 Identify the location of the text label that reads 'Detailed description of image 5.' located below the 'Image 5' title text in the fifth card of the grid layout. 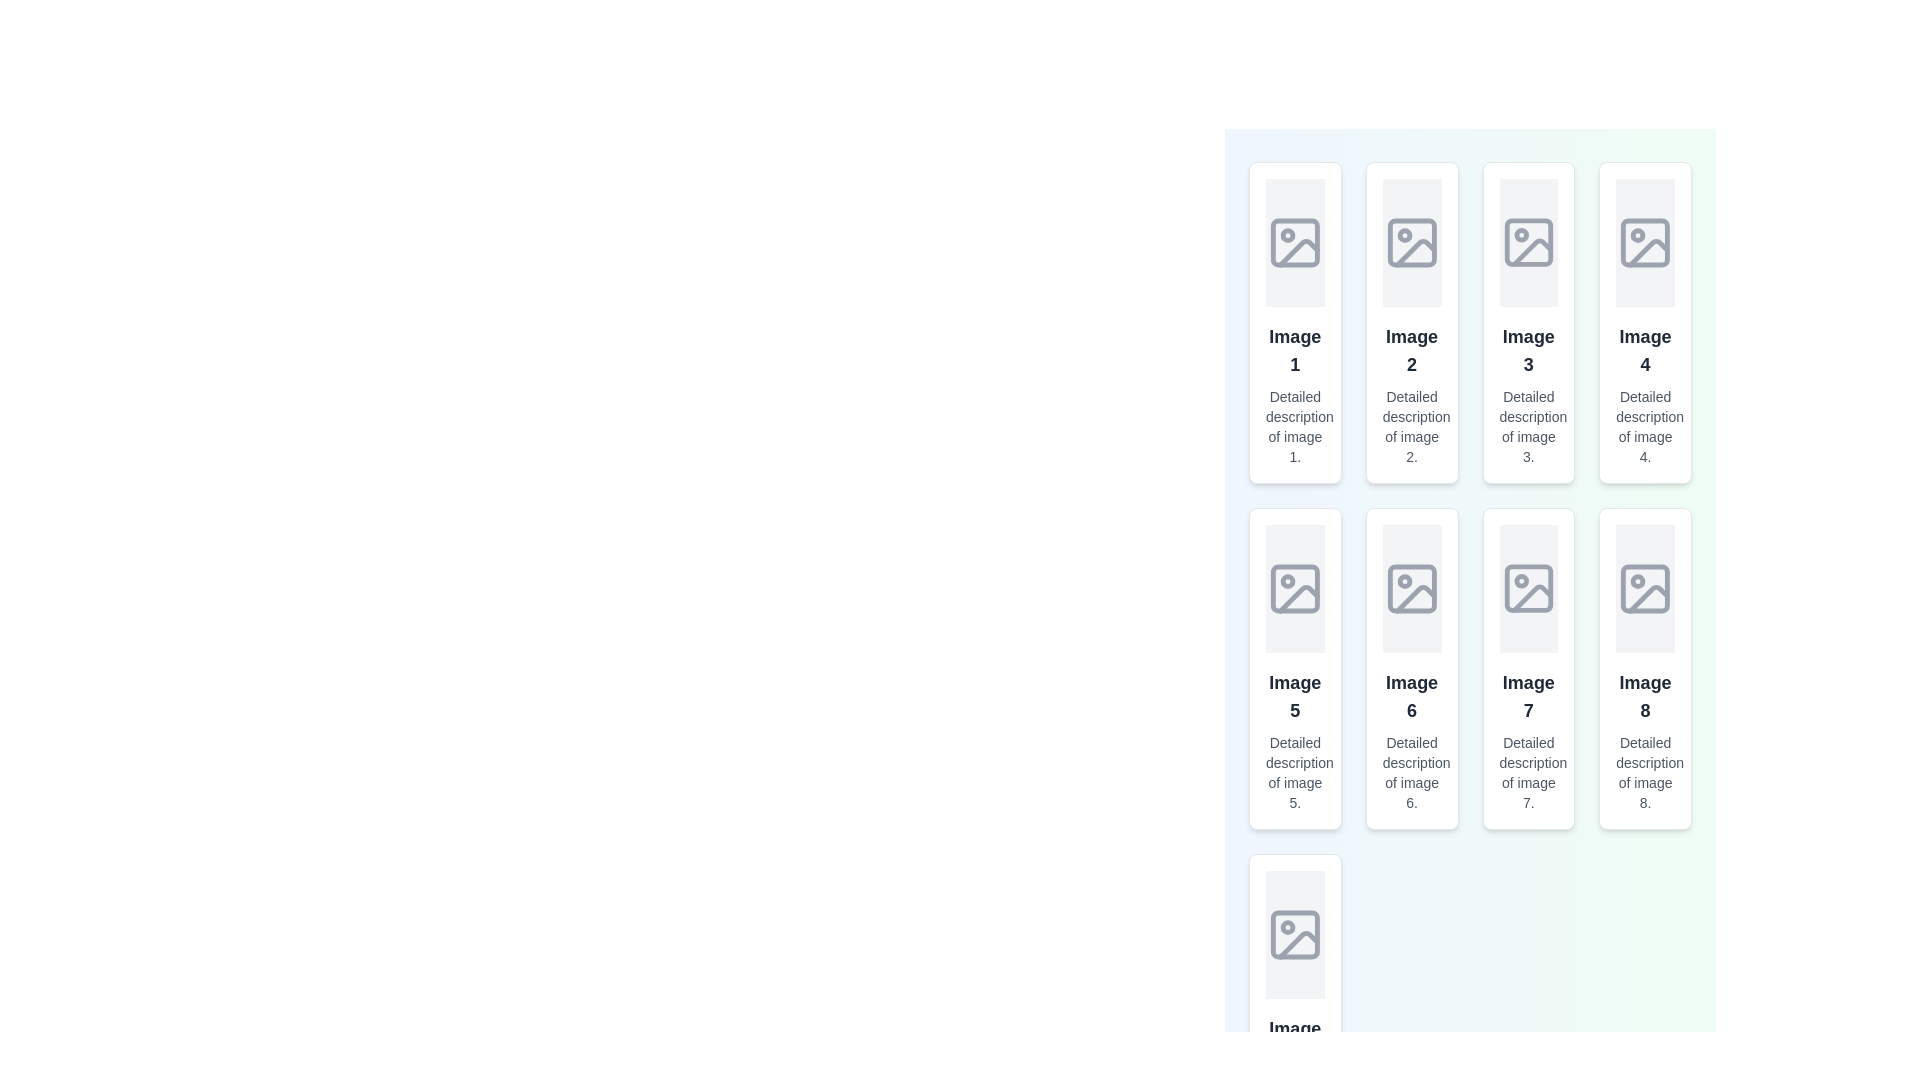
(1295, 771).